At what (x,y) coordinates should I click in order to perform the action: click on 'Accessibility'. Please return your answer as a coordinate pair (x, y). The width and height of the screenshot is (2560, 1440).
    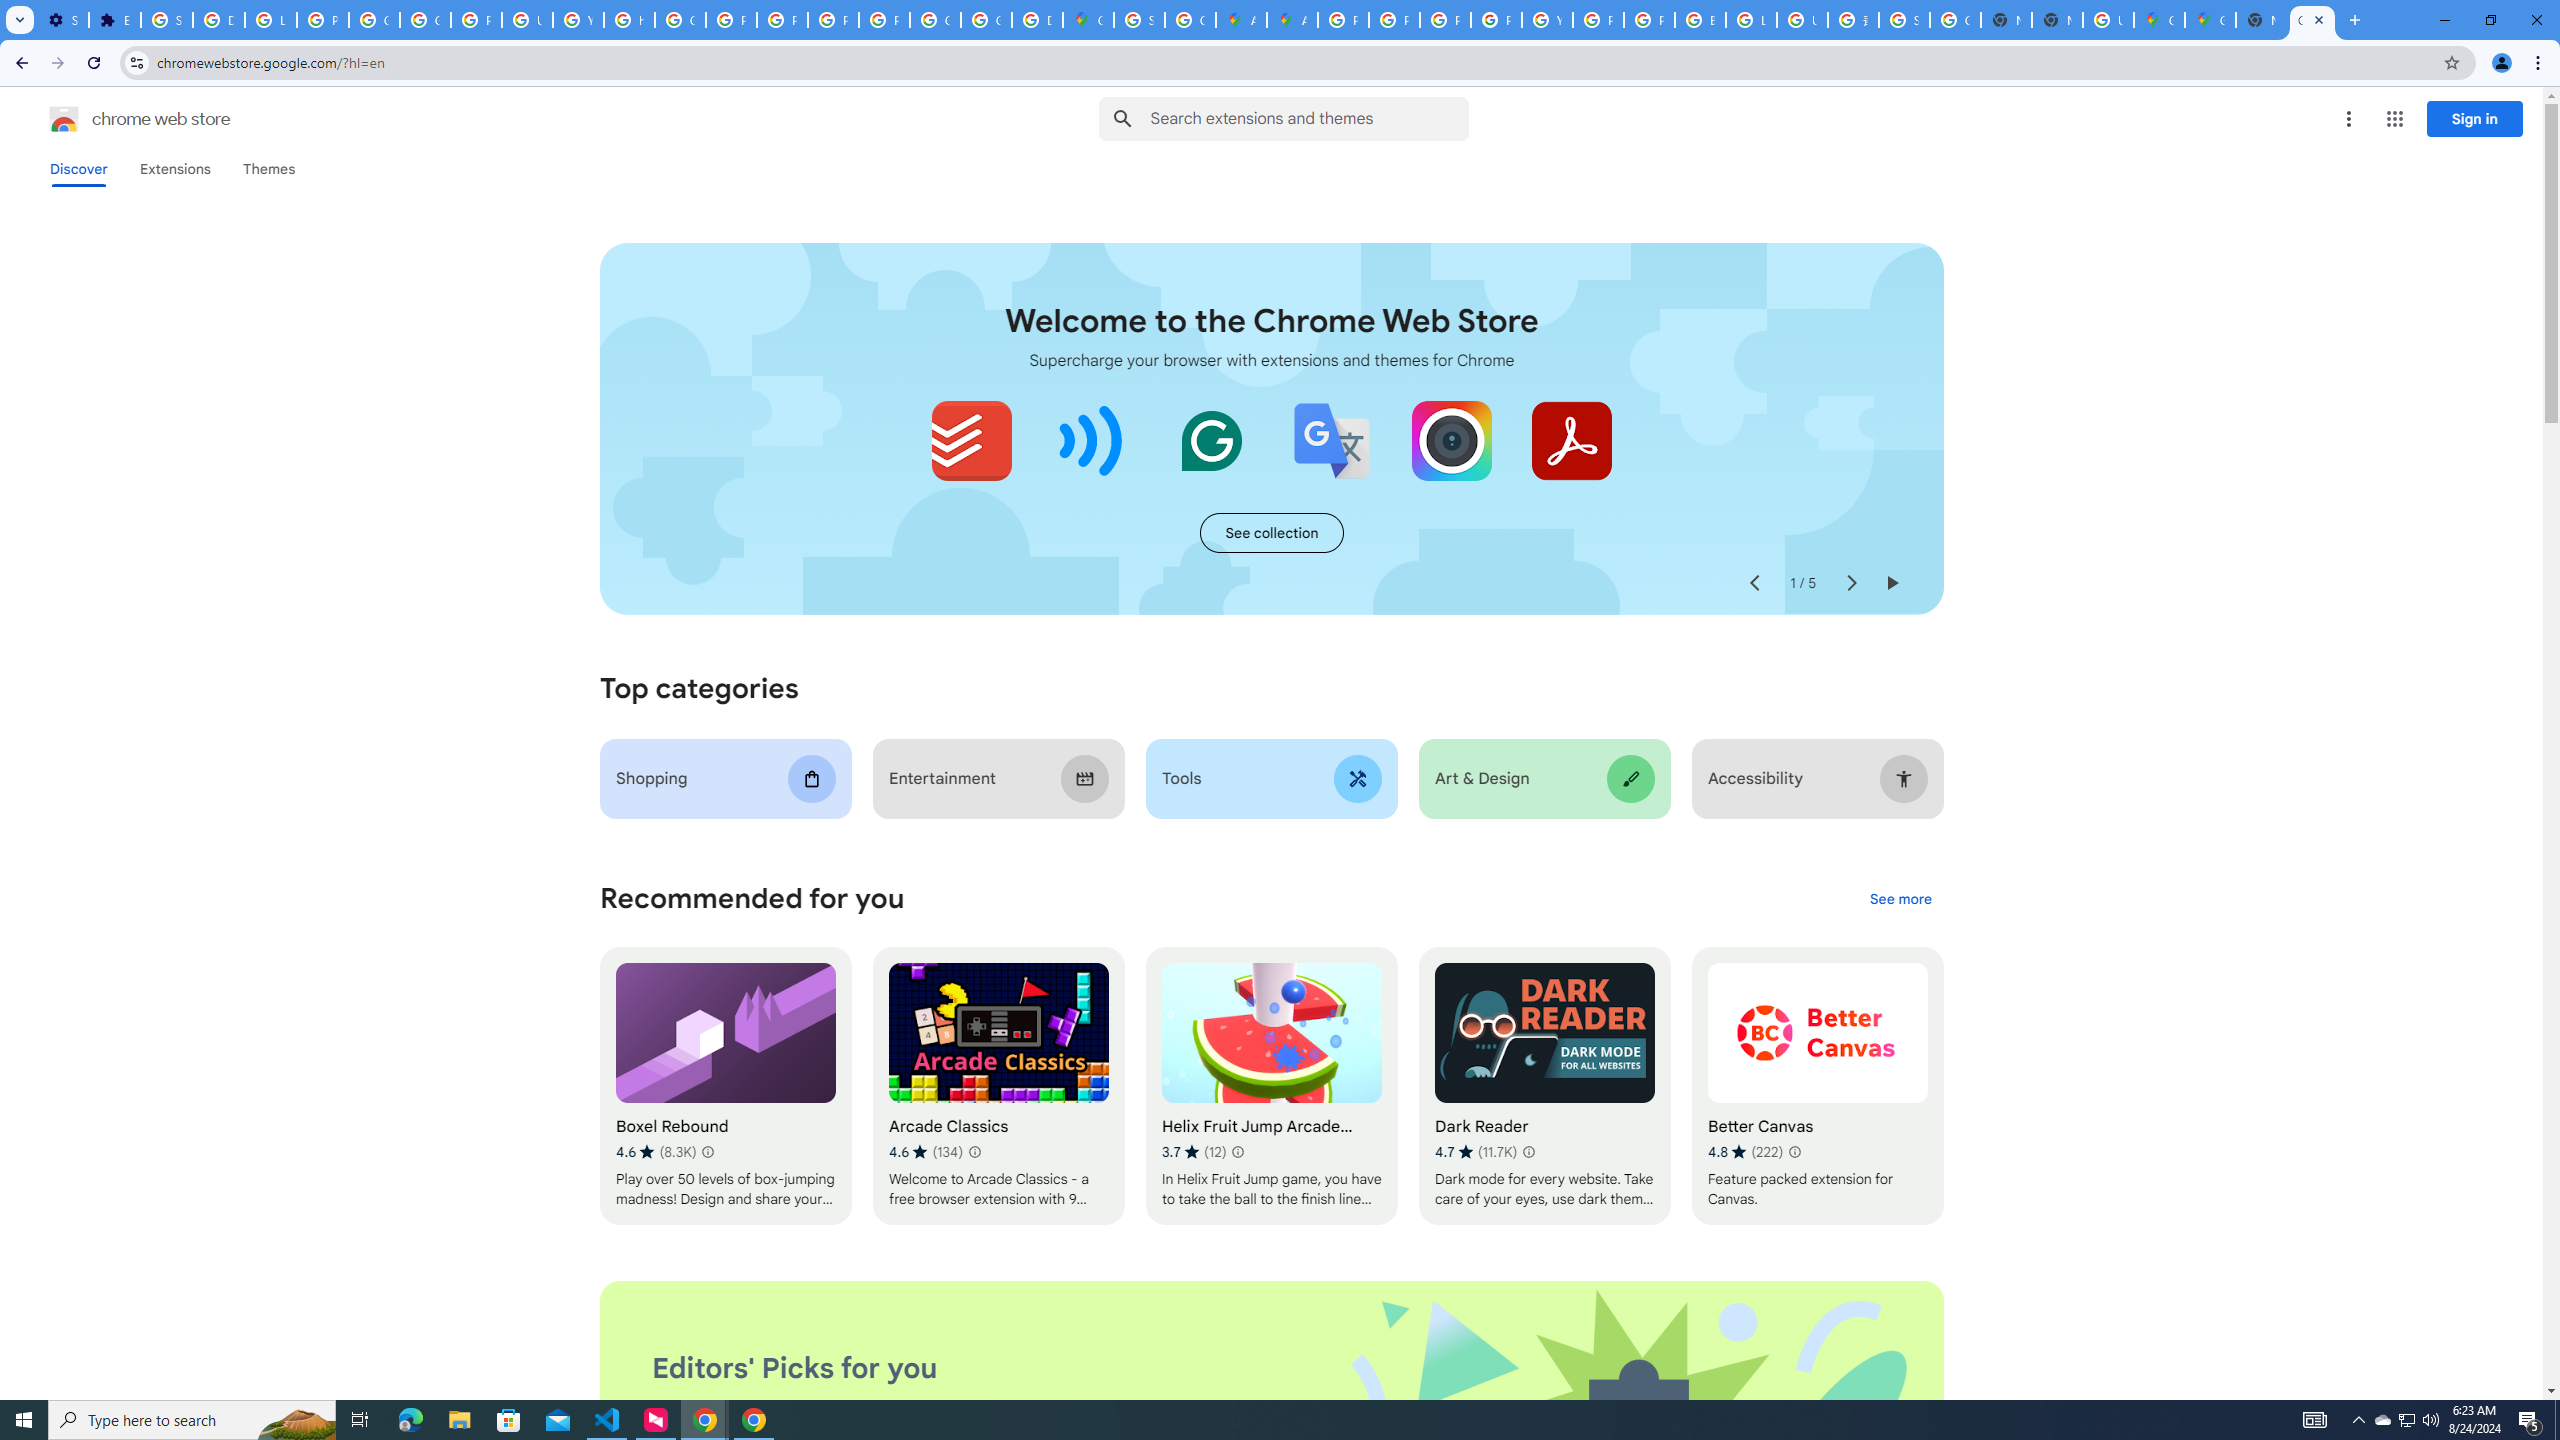
    Looking at the image, I should click on (1817, 778).